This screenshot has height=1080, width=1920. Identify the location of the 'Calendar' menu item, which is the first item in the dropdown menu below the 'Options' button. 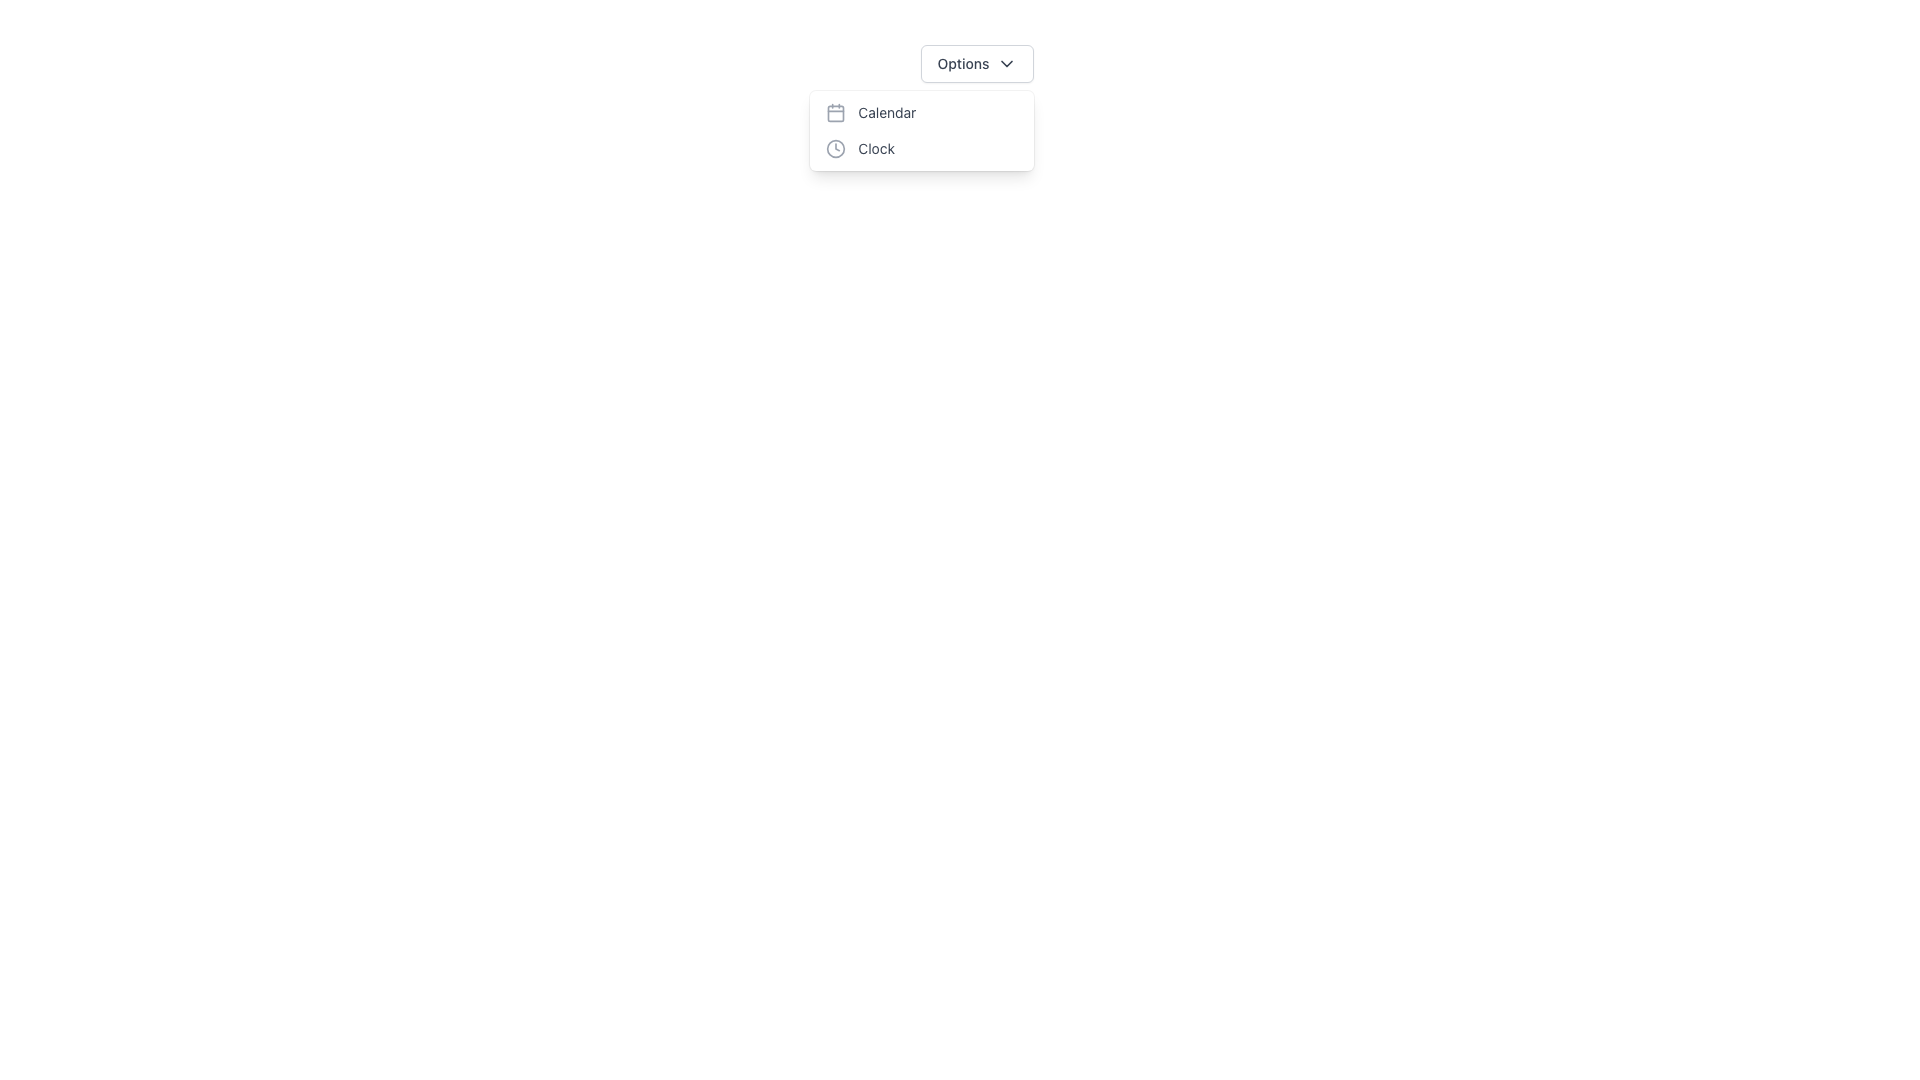
(920, 112).